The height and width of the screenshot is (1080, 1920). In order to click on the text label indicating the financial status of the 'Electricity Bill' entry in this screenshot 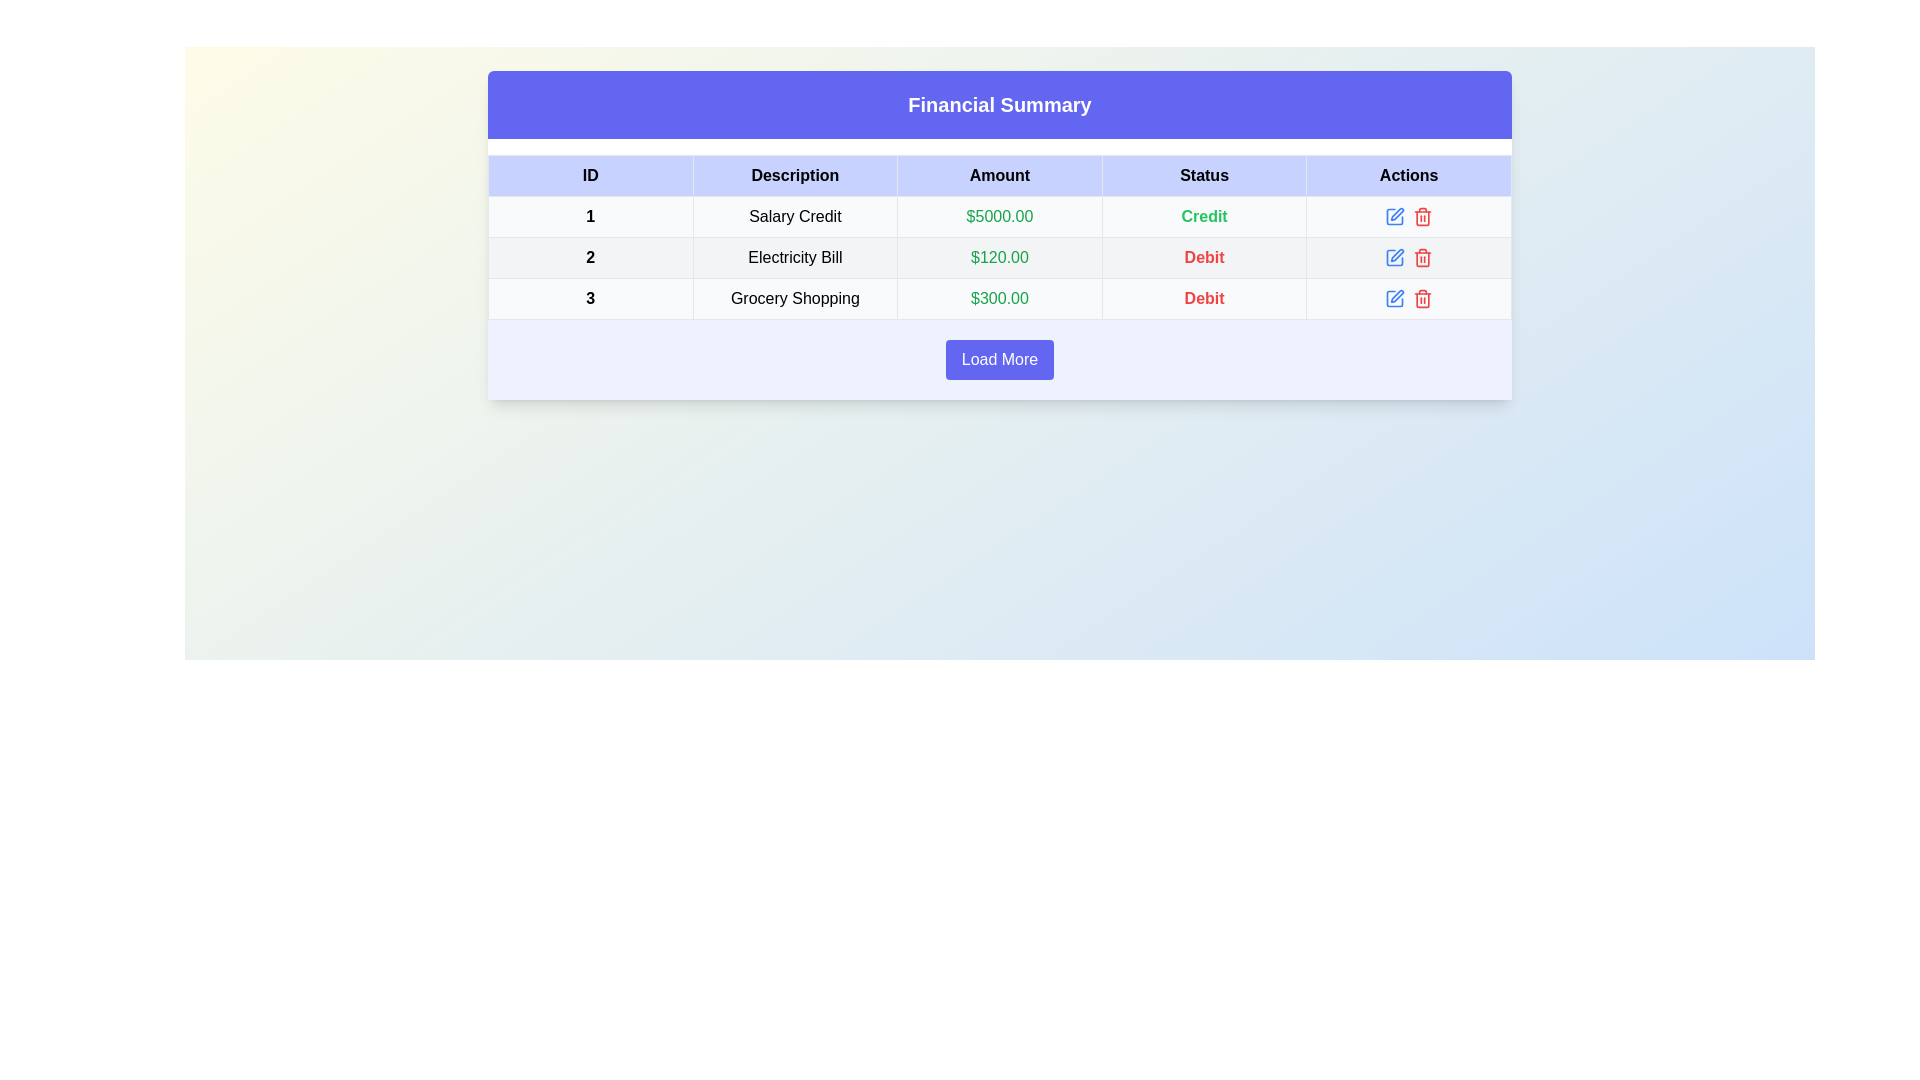, I will do `click(1203, 257)`.